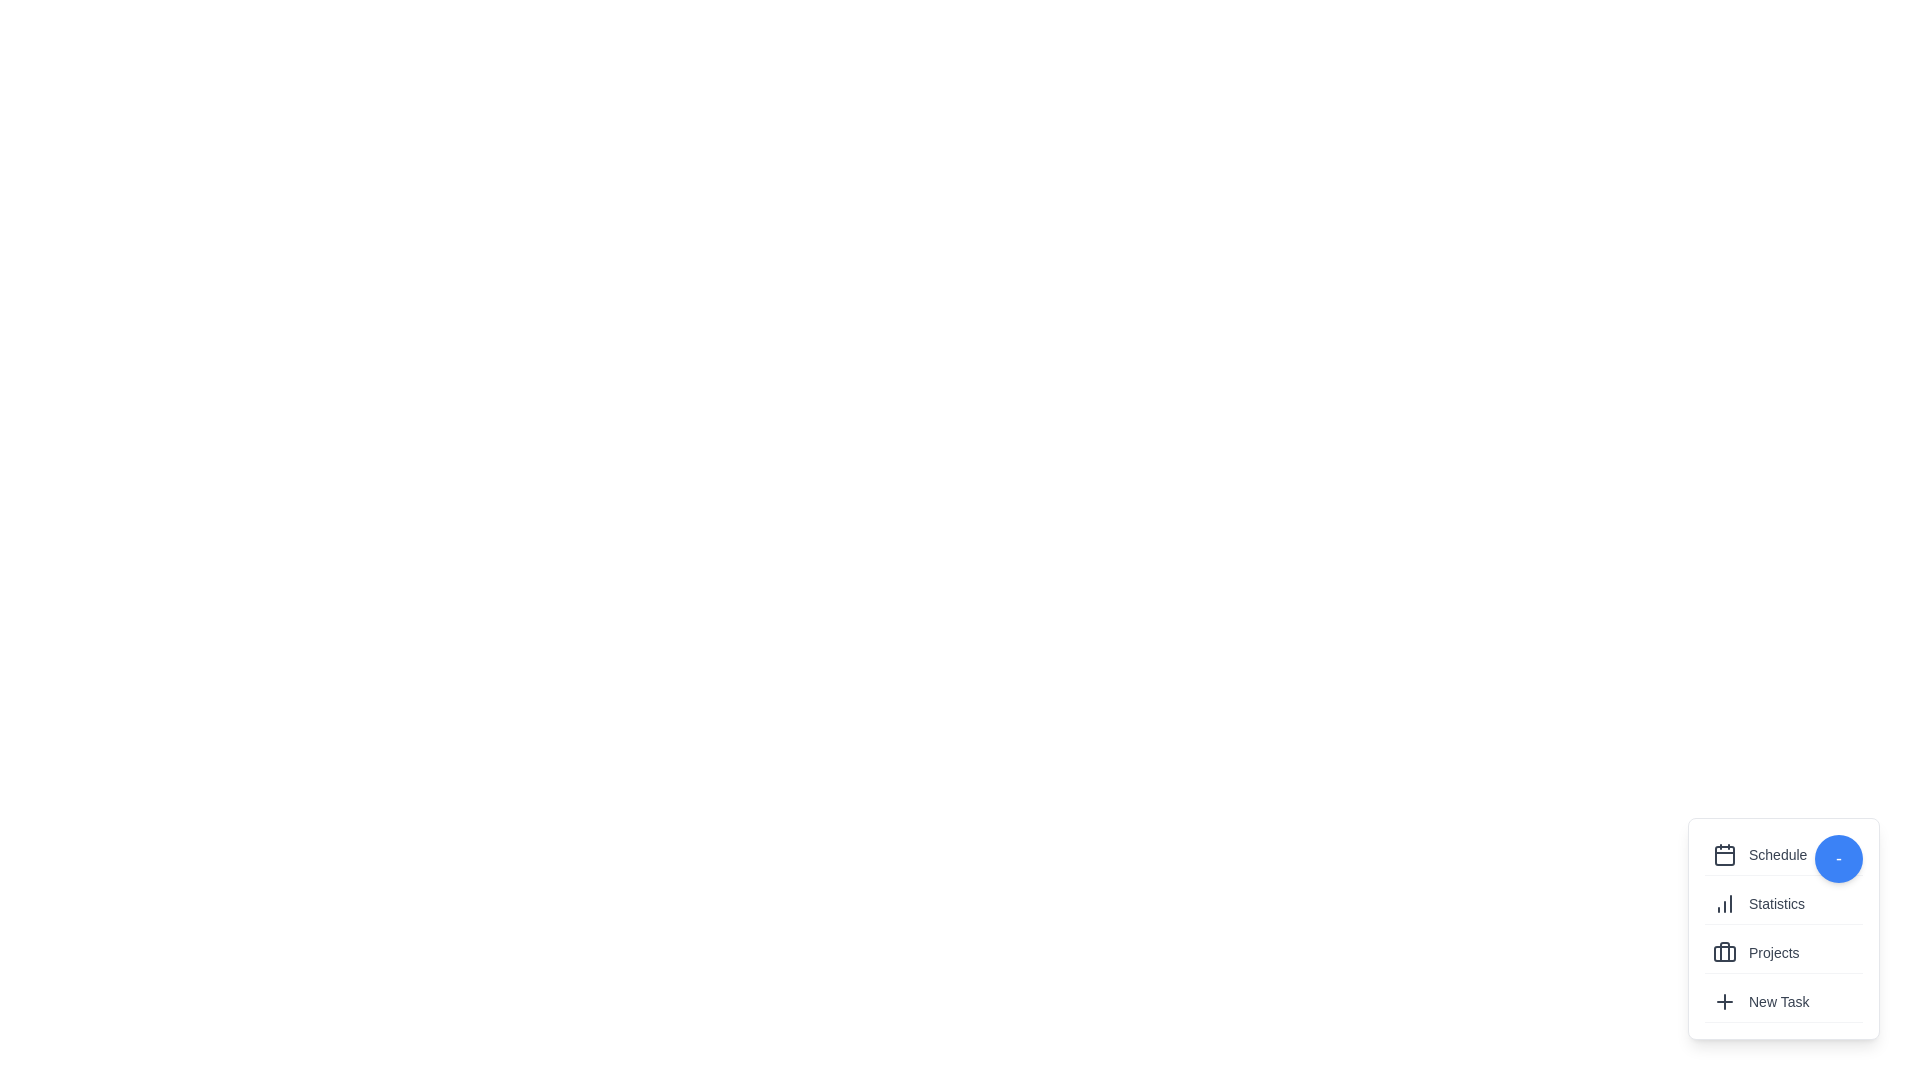 Image resolution: width=1920 pixels, height=1080 pixels. Describe the element at coordinates (1778, 855) in the screenshot. I see `text 'Schedule' from the label that is styled with medium font weight and is the first item in a vertical list of actionable items adjacent to a calendar icon` at that location.